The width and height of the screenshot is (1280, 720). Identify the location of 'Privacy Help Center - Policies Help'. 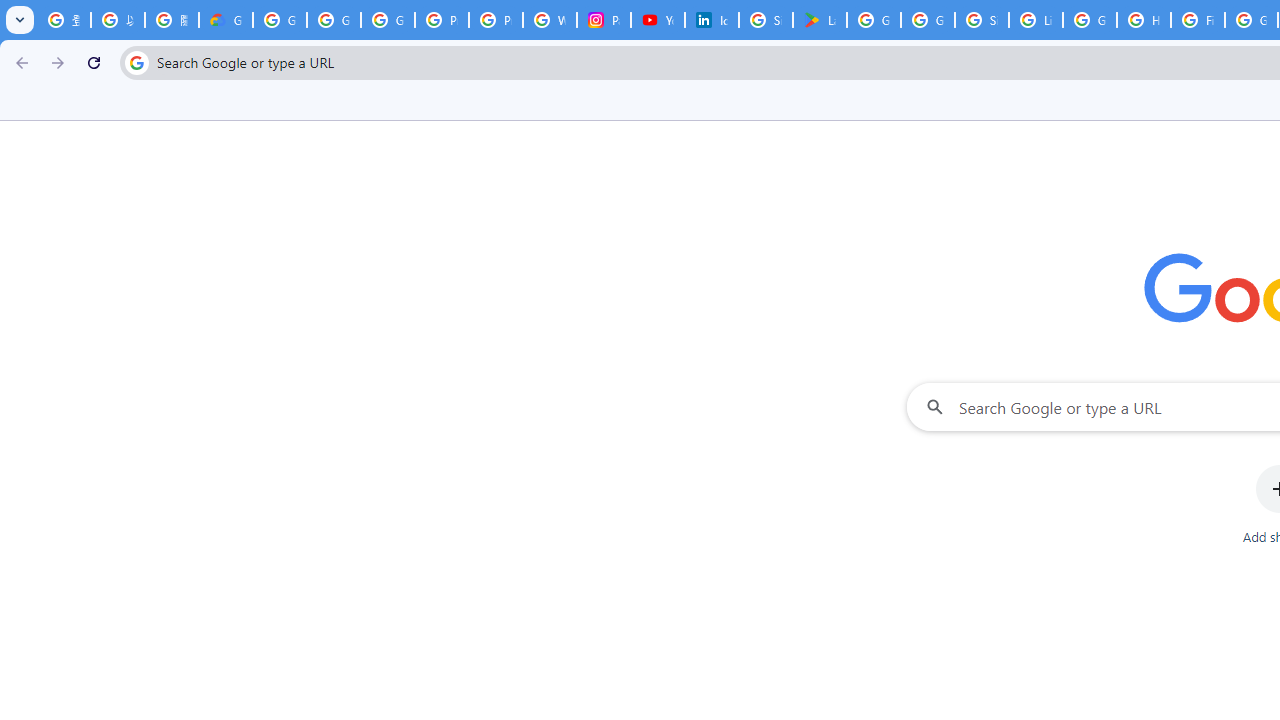
(496, 20).